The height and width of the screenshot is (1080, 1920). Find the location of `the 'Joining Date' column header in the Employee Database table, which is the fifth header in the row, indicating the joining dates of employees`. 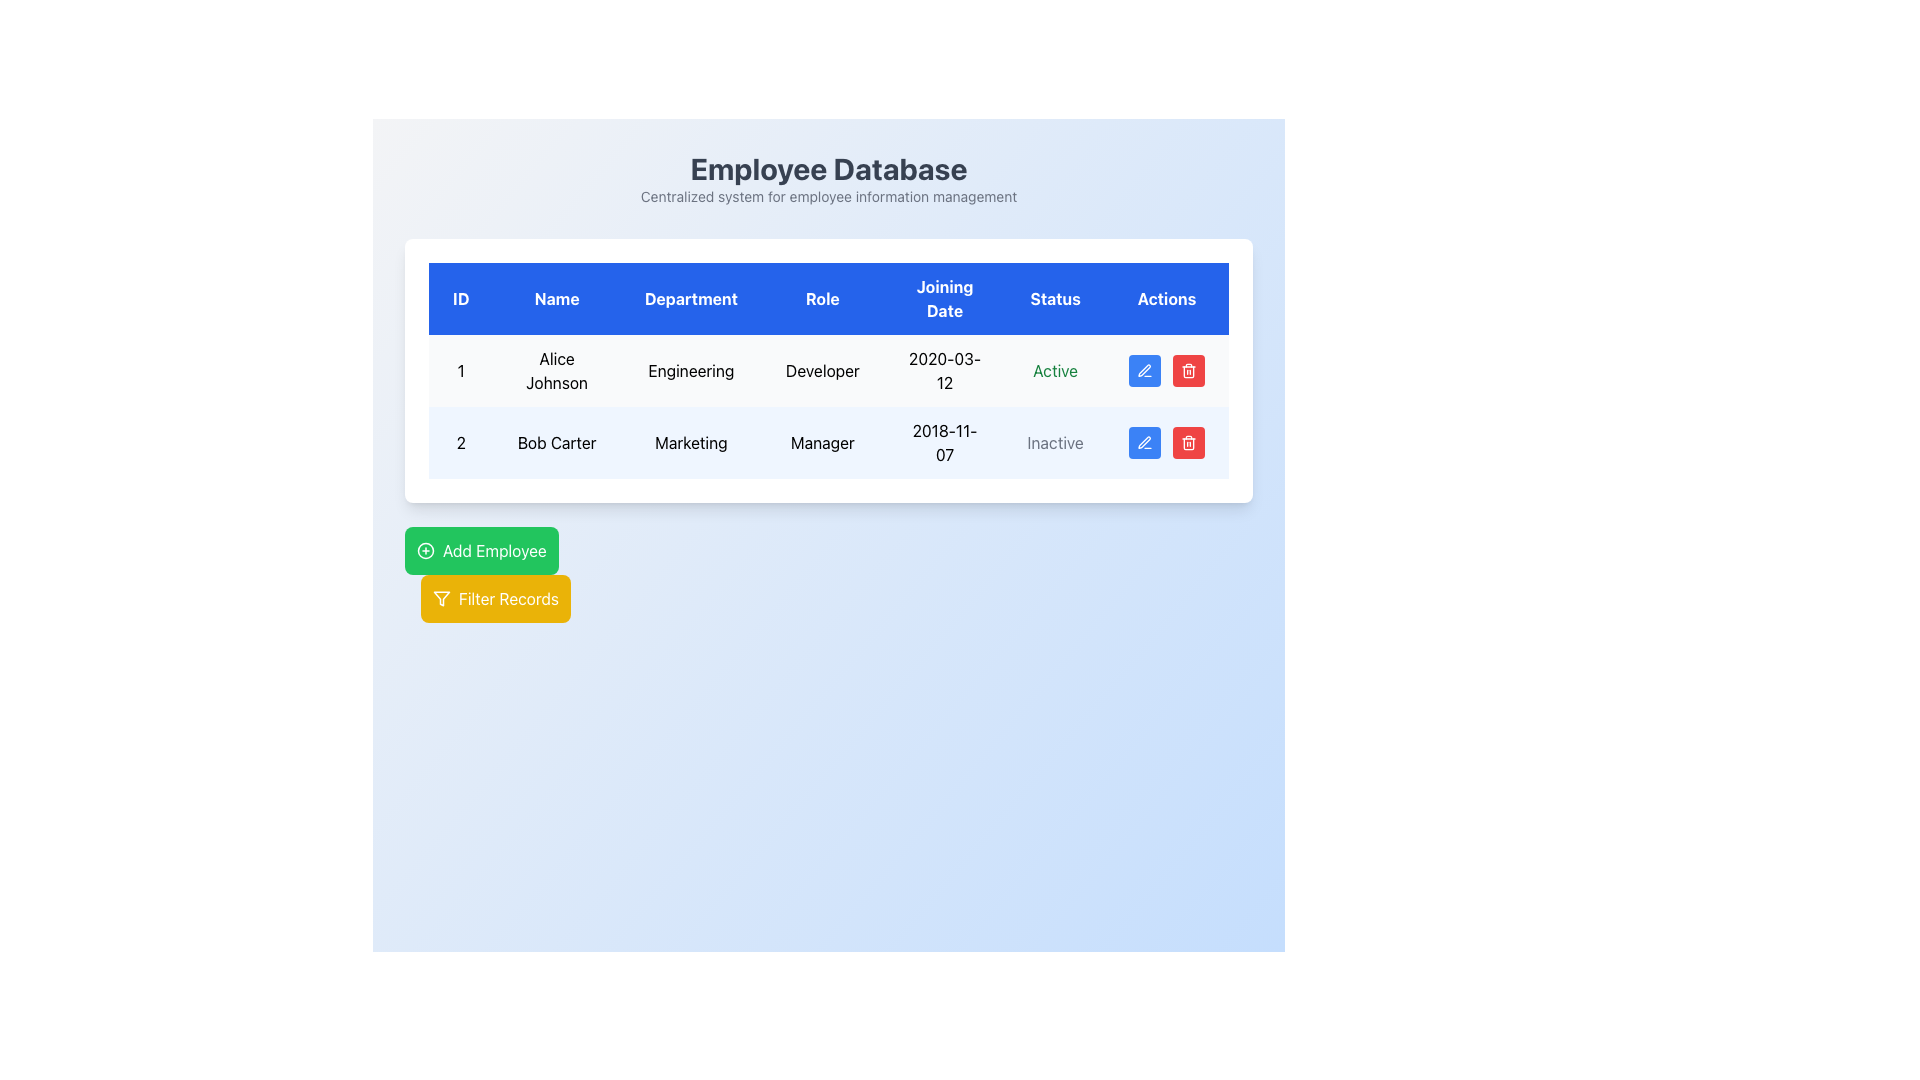

the 'Joining Date' column header in the Employee Database table, which is the fifth header in the row, indicating the joining dates of employees is located at coordinates (944, 299).